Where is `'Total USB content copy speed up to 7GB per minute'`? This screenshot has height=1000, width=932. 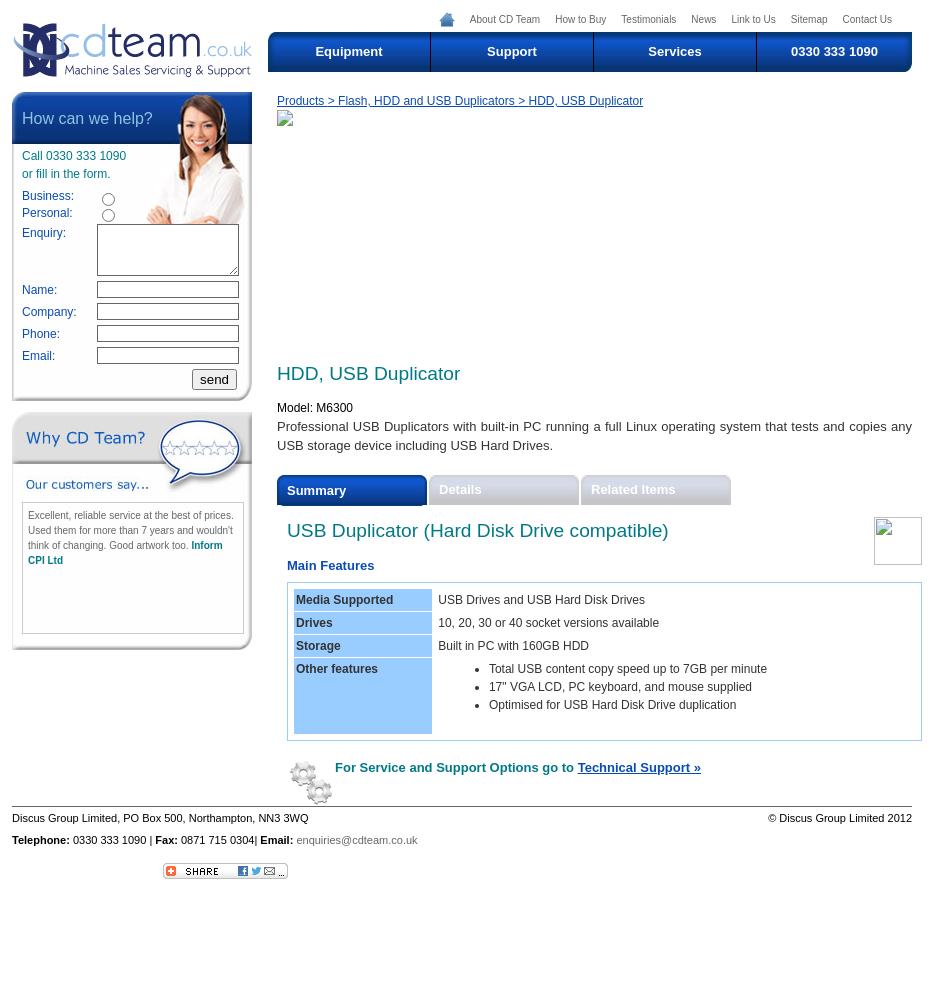 'Total USB content copy speed up to 7GB per minute' is located at coordinates (486, 669).